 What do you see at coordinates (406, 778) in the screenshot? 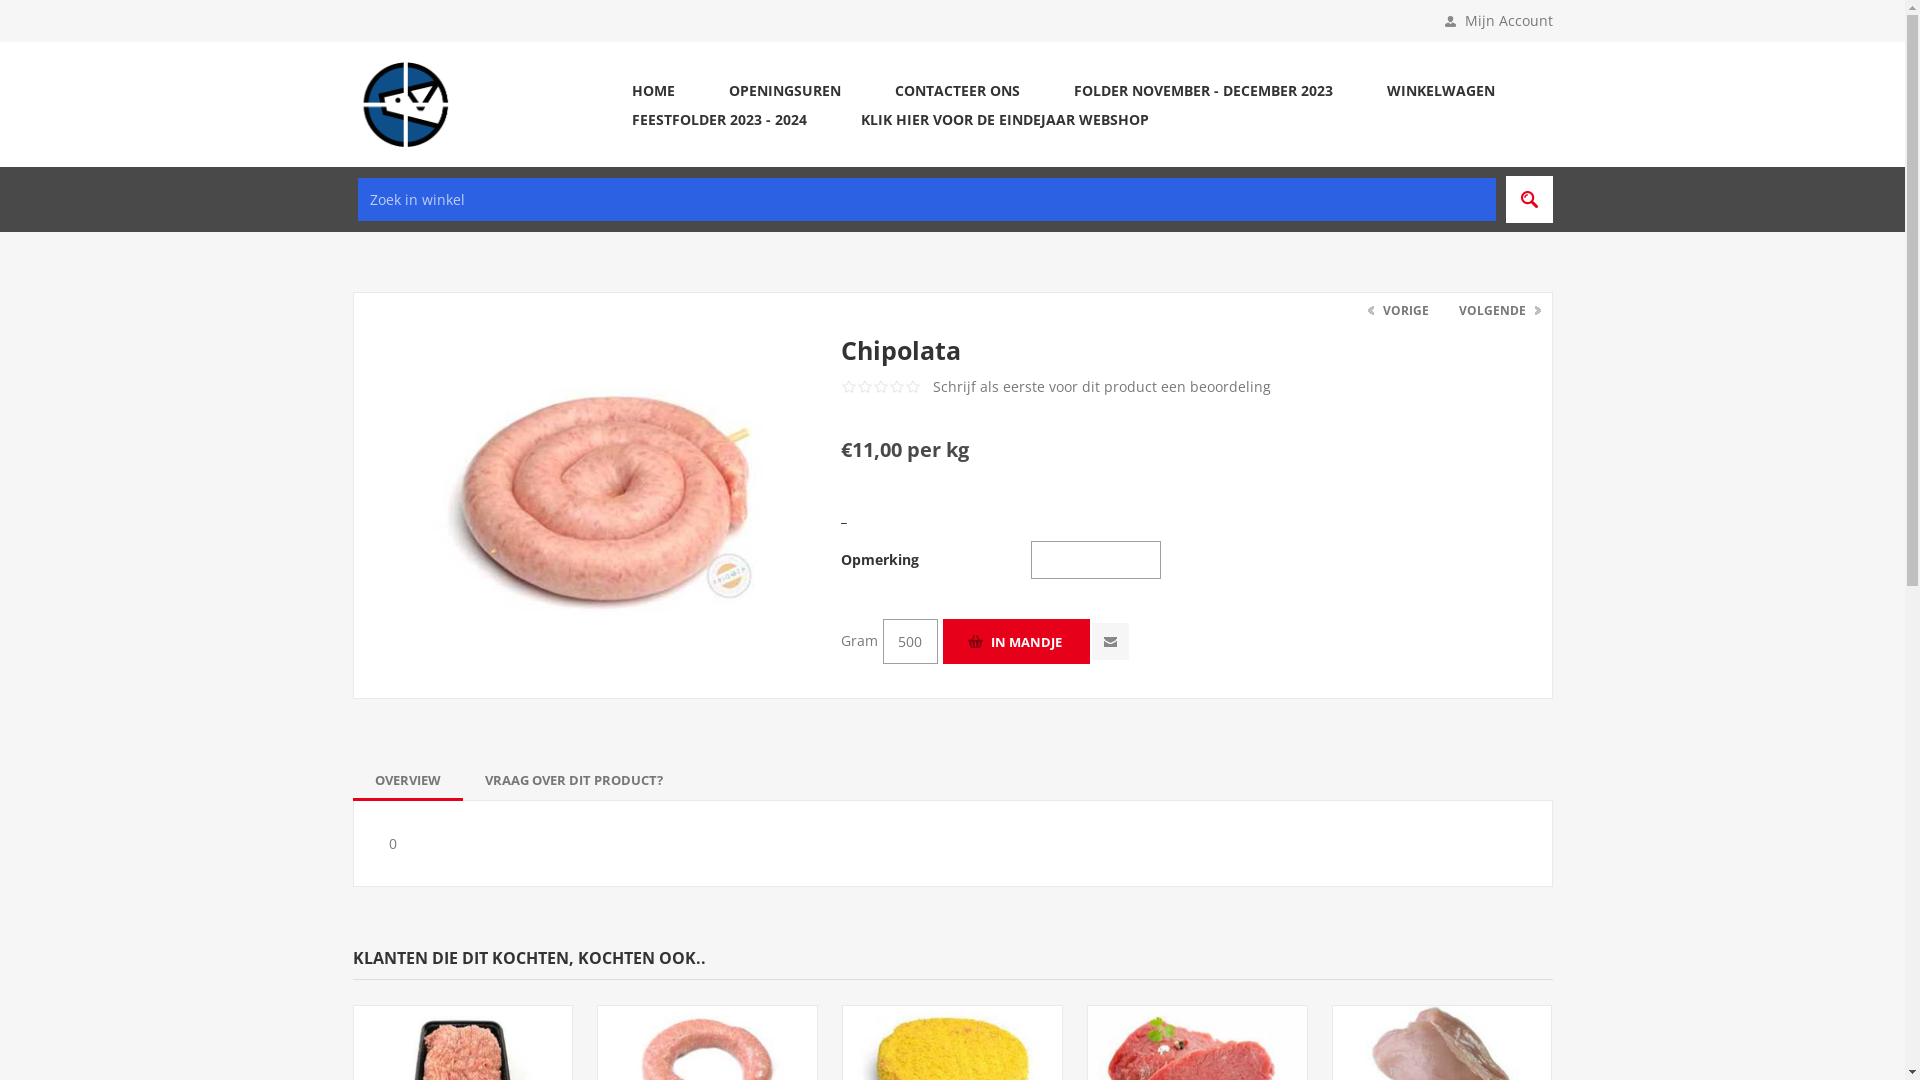
I see `'OVERVIEW'` at bounding box center [406, 778].